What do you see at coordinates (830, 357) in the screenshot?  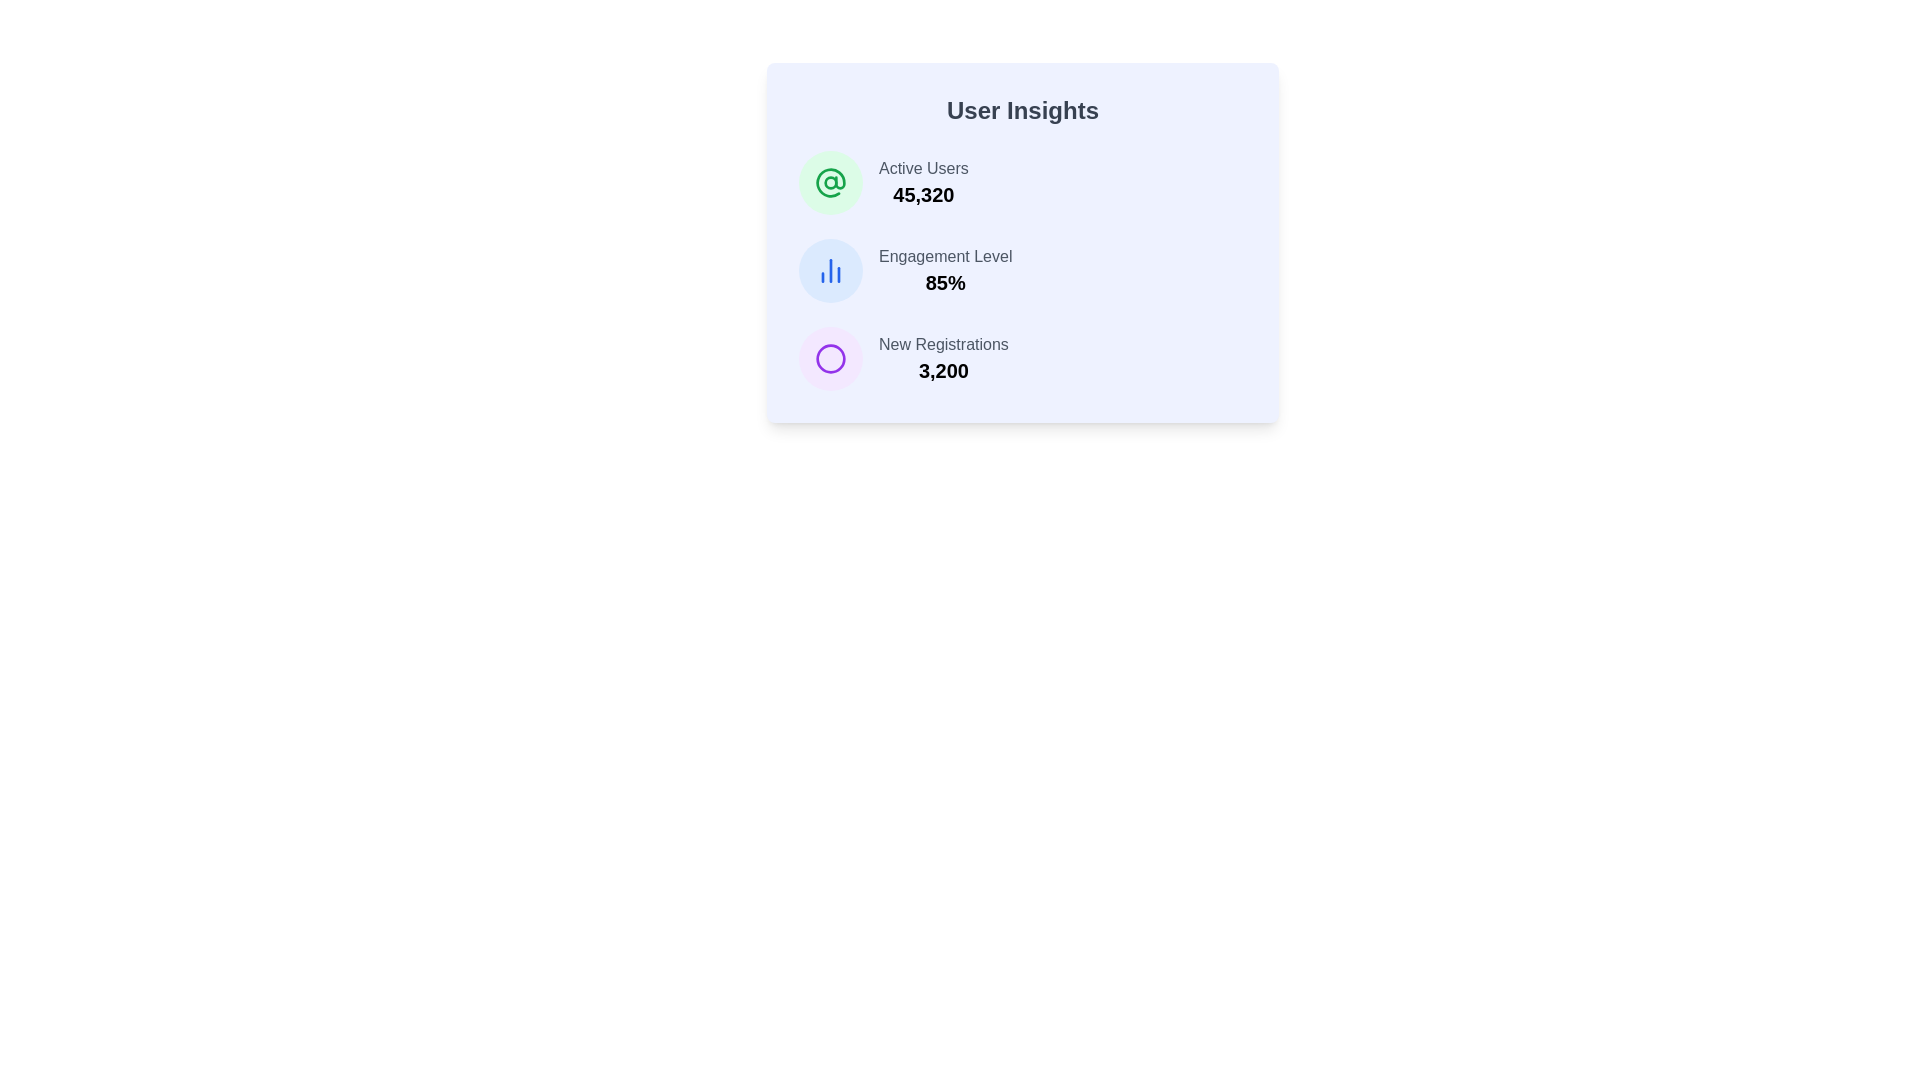 I see `the circular purple icon located to the left of the 'New Registrations 3,200' text in the 'User Insights' panel` at bounding box center [830, 357].